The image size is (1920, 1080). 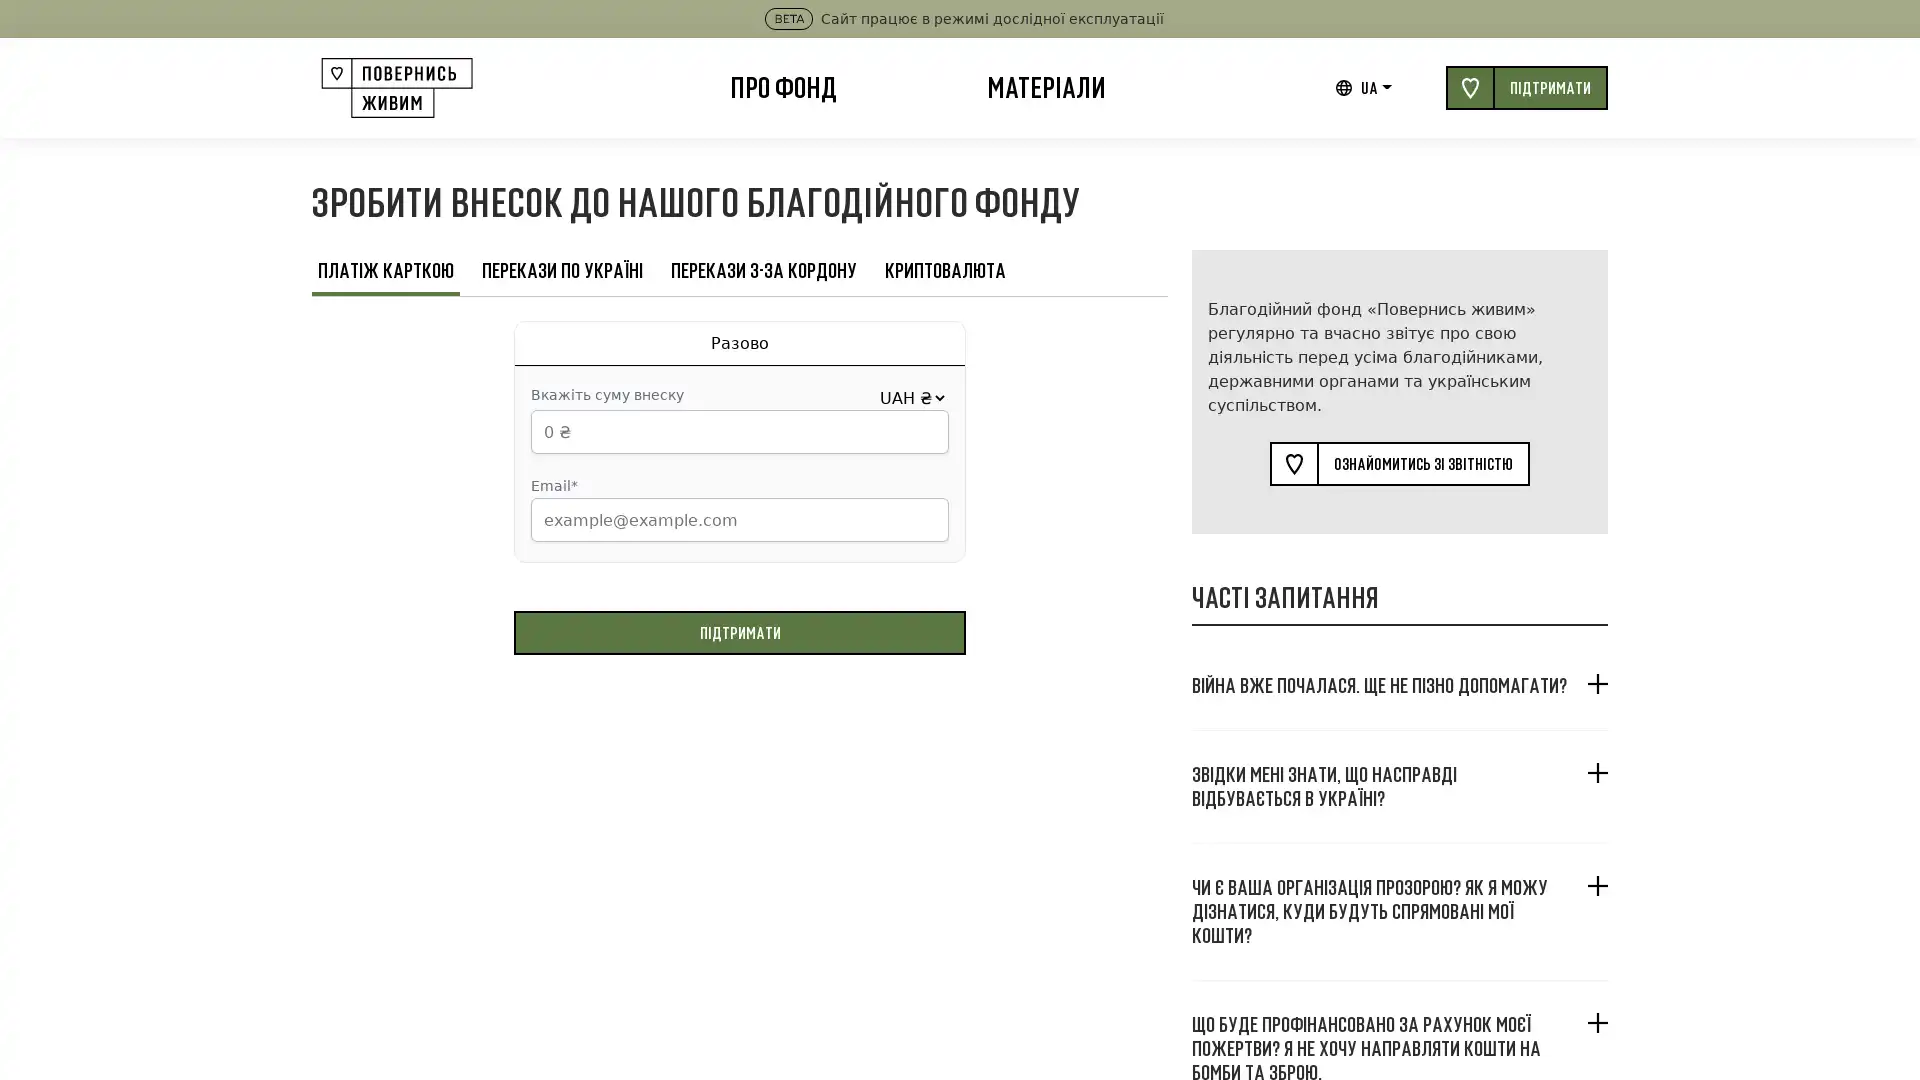 What do you see at coordinates (1399, 684) in the screenshot?
I see `.    ?` at bounding box center [1399, 684].